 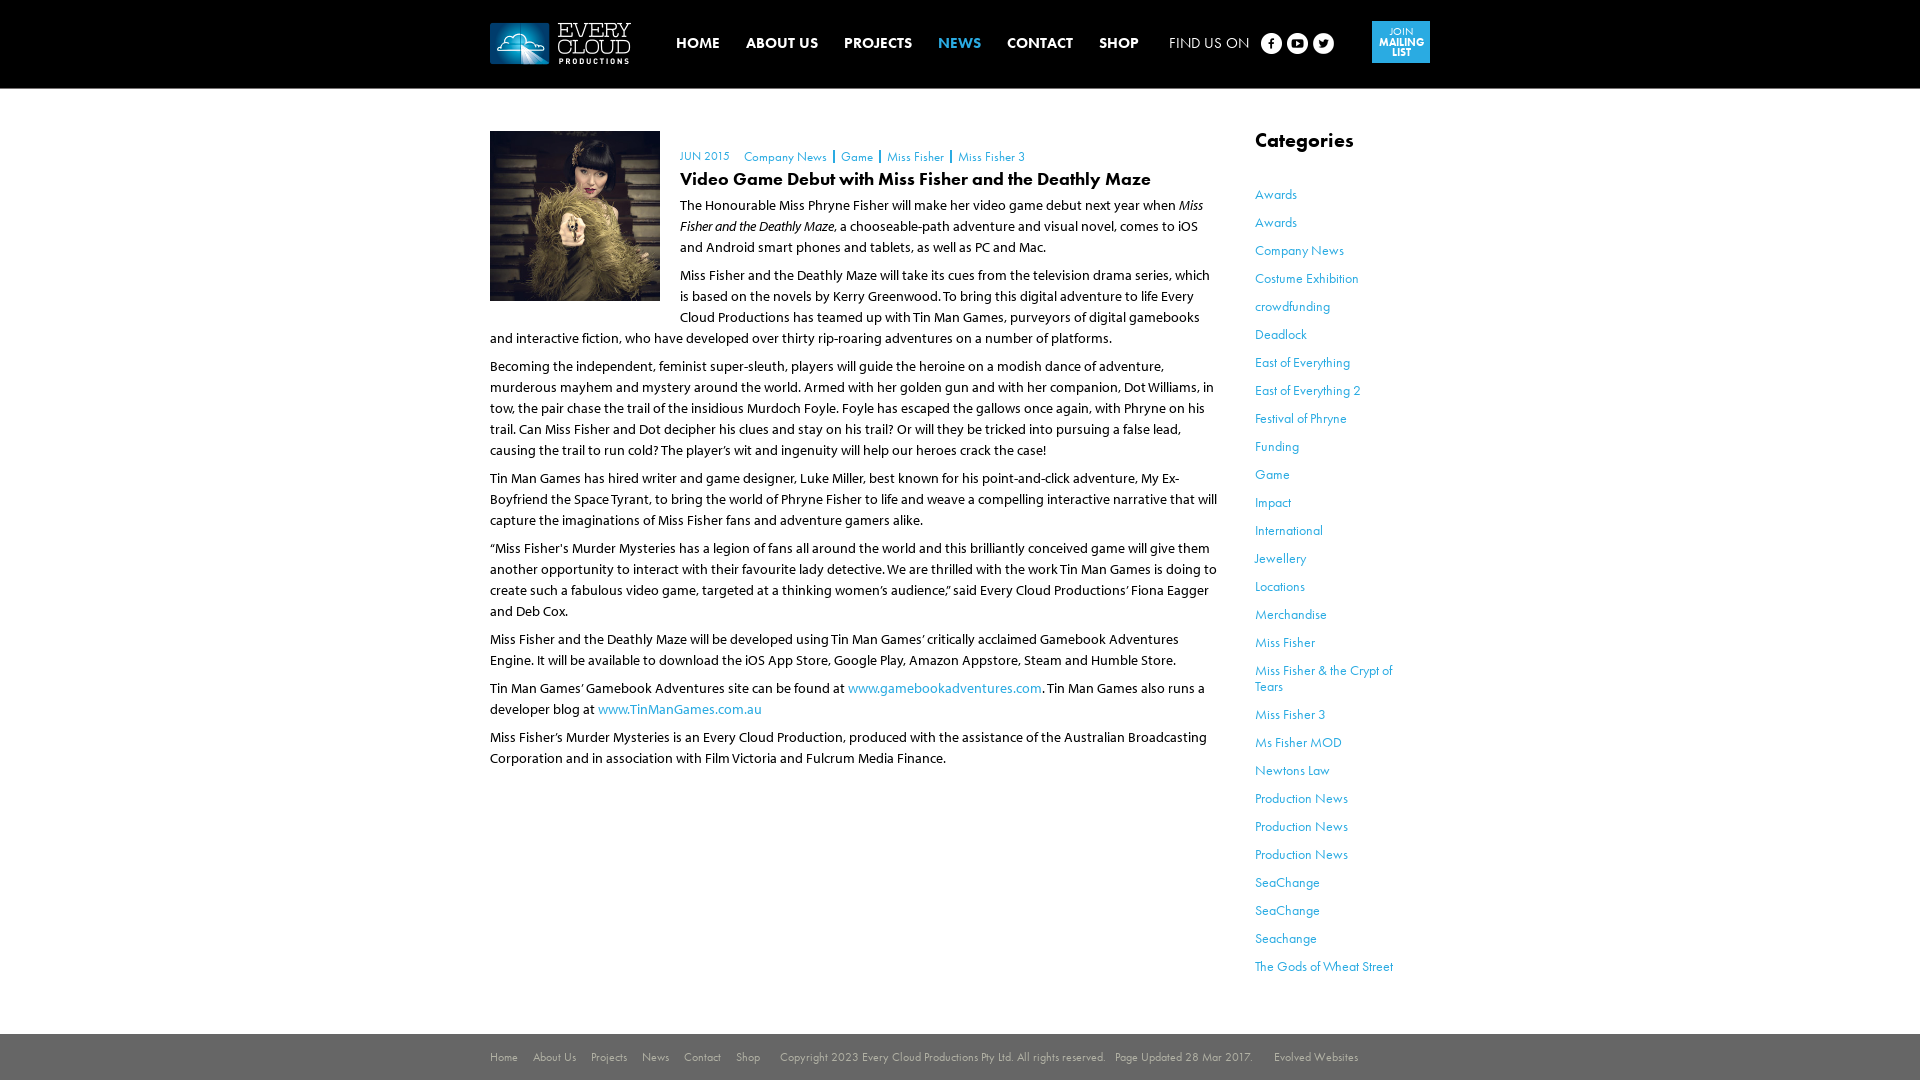 I want to click on 'Miss Fisher 3', so click(x=990, y=155).